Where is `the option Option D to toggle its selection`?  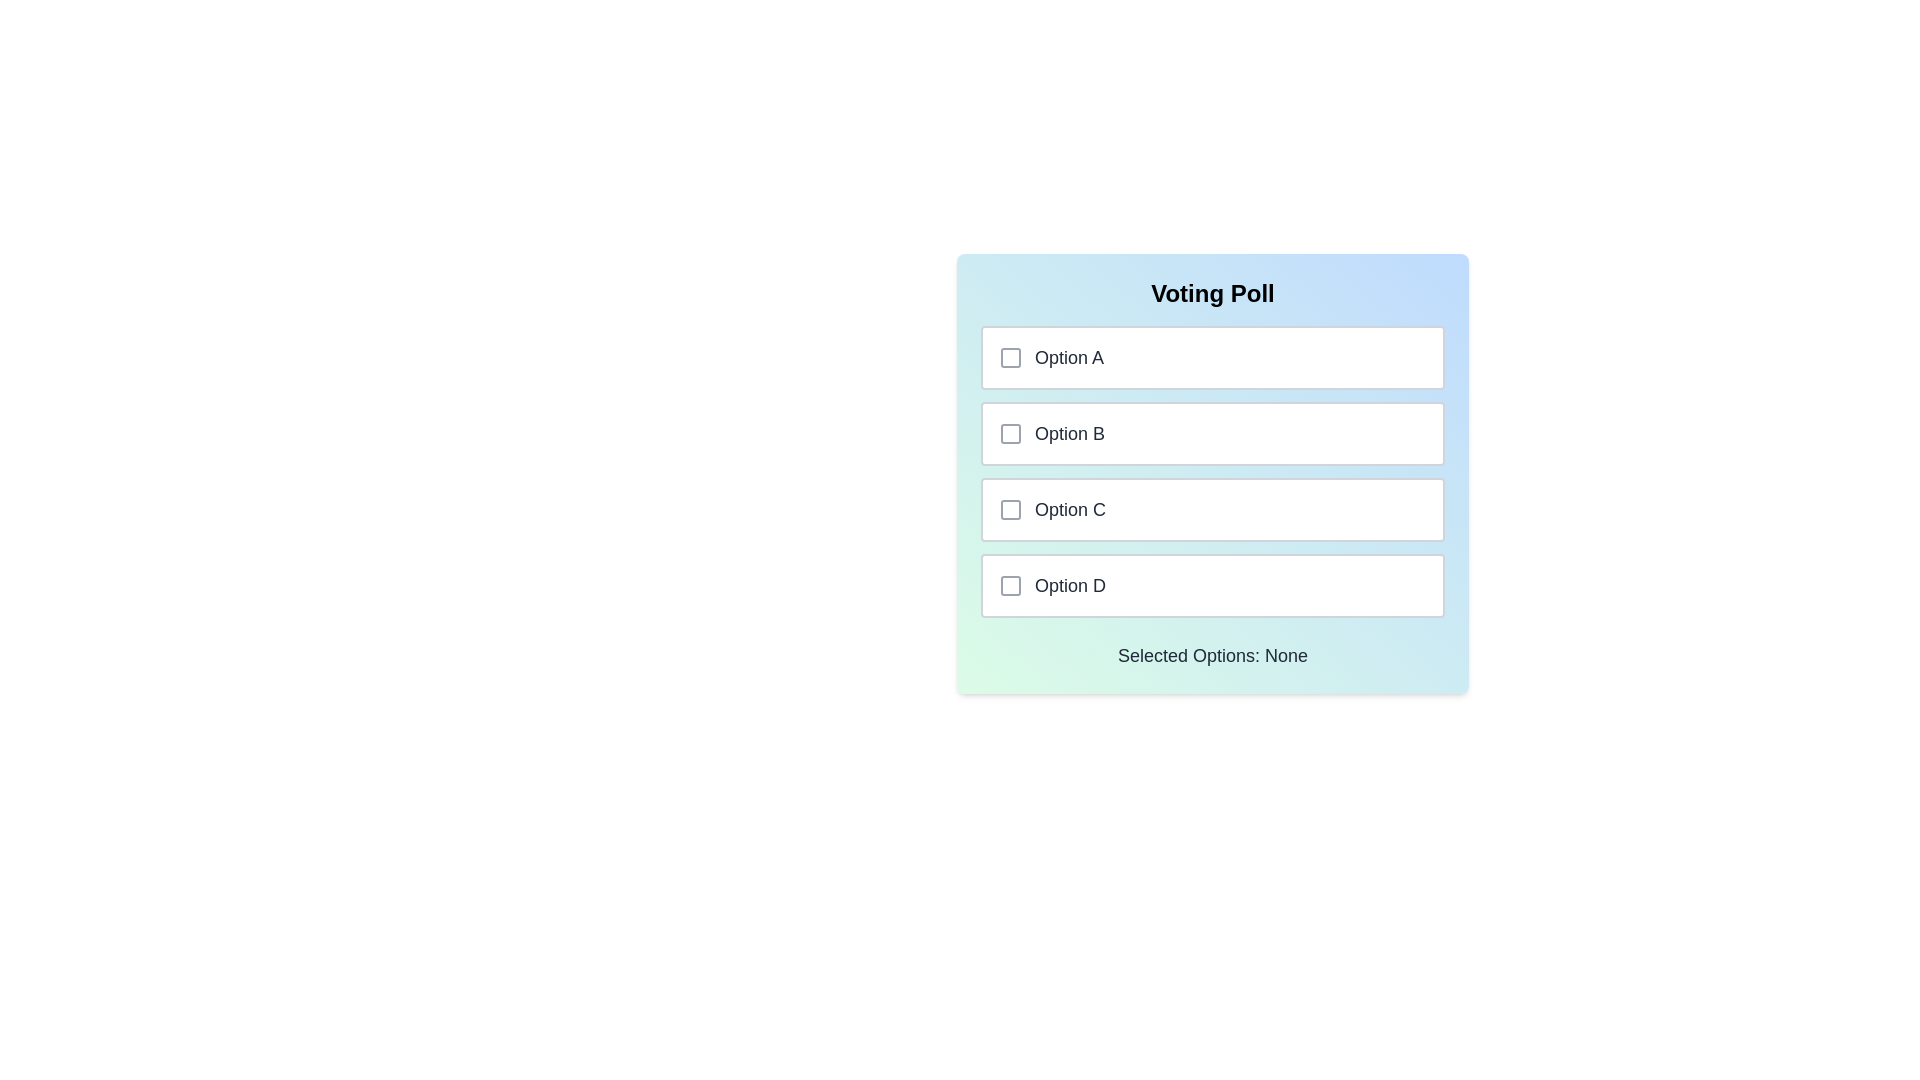
the option Option D to toggle its selection is located at coordinates (1212, 585).